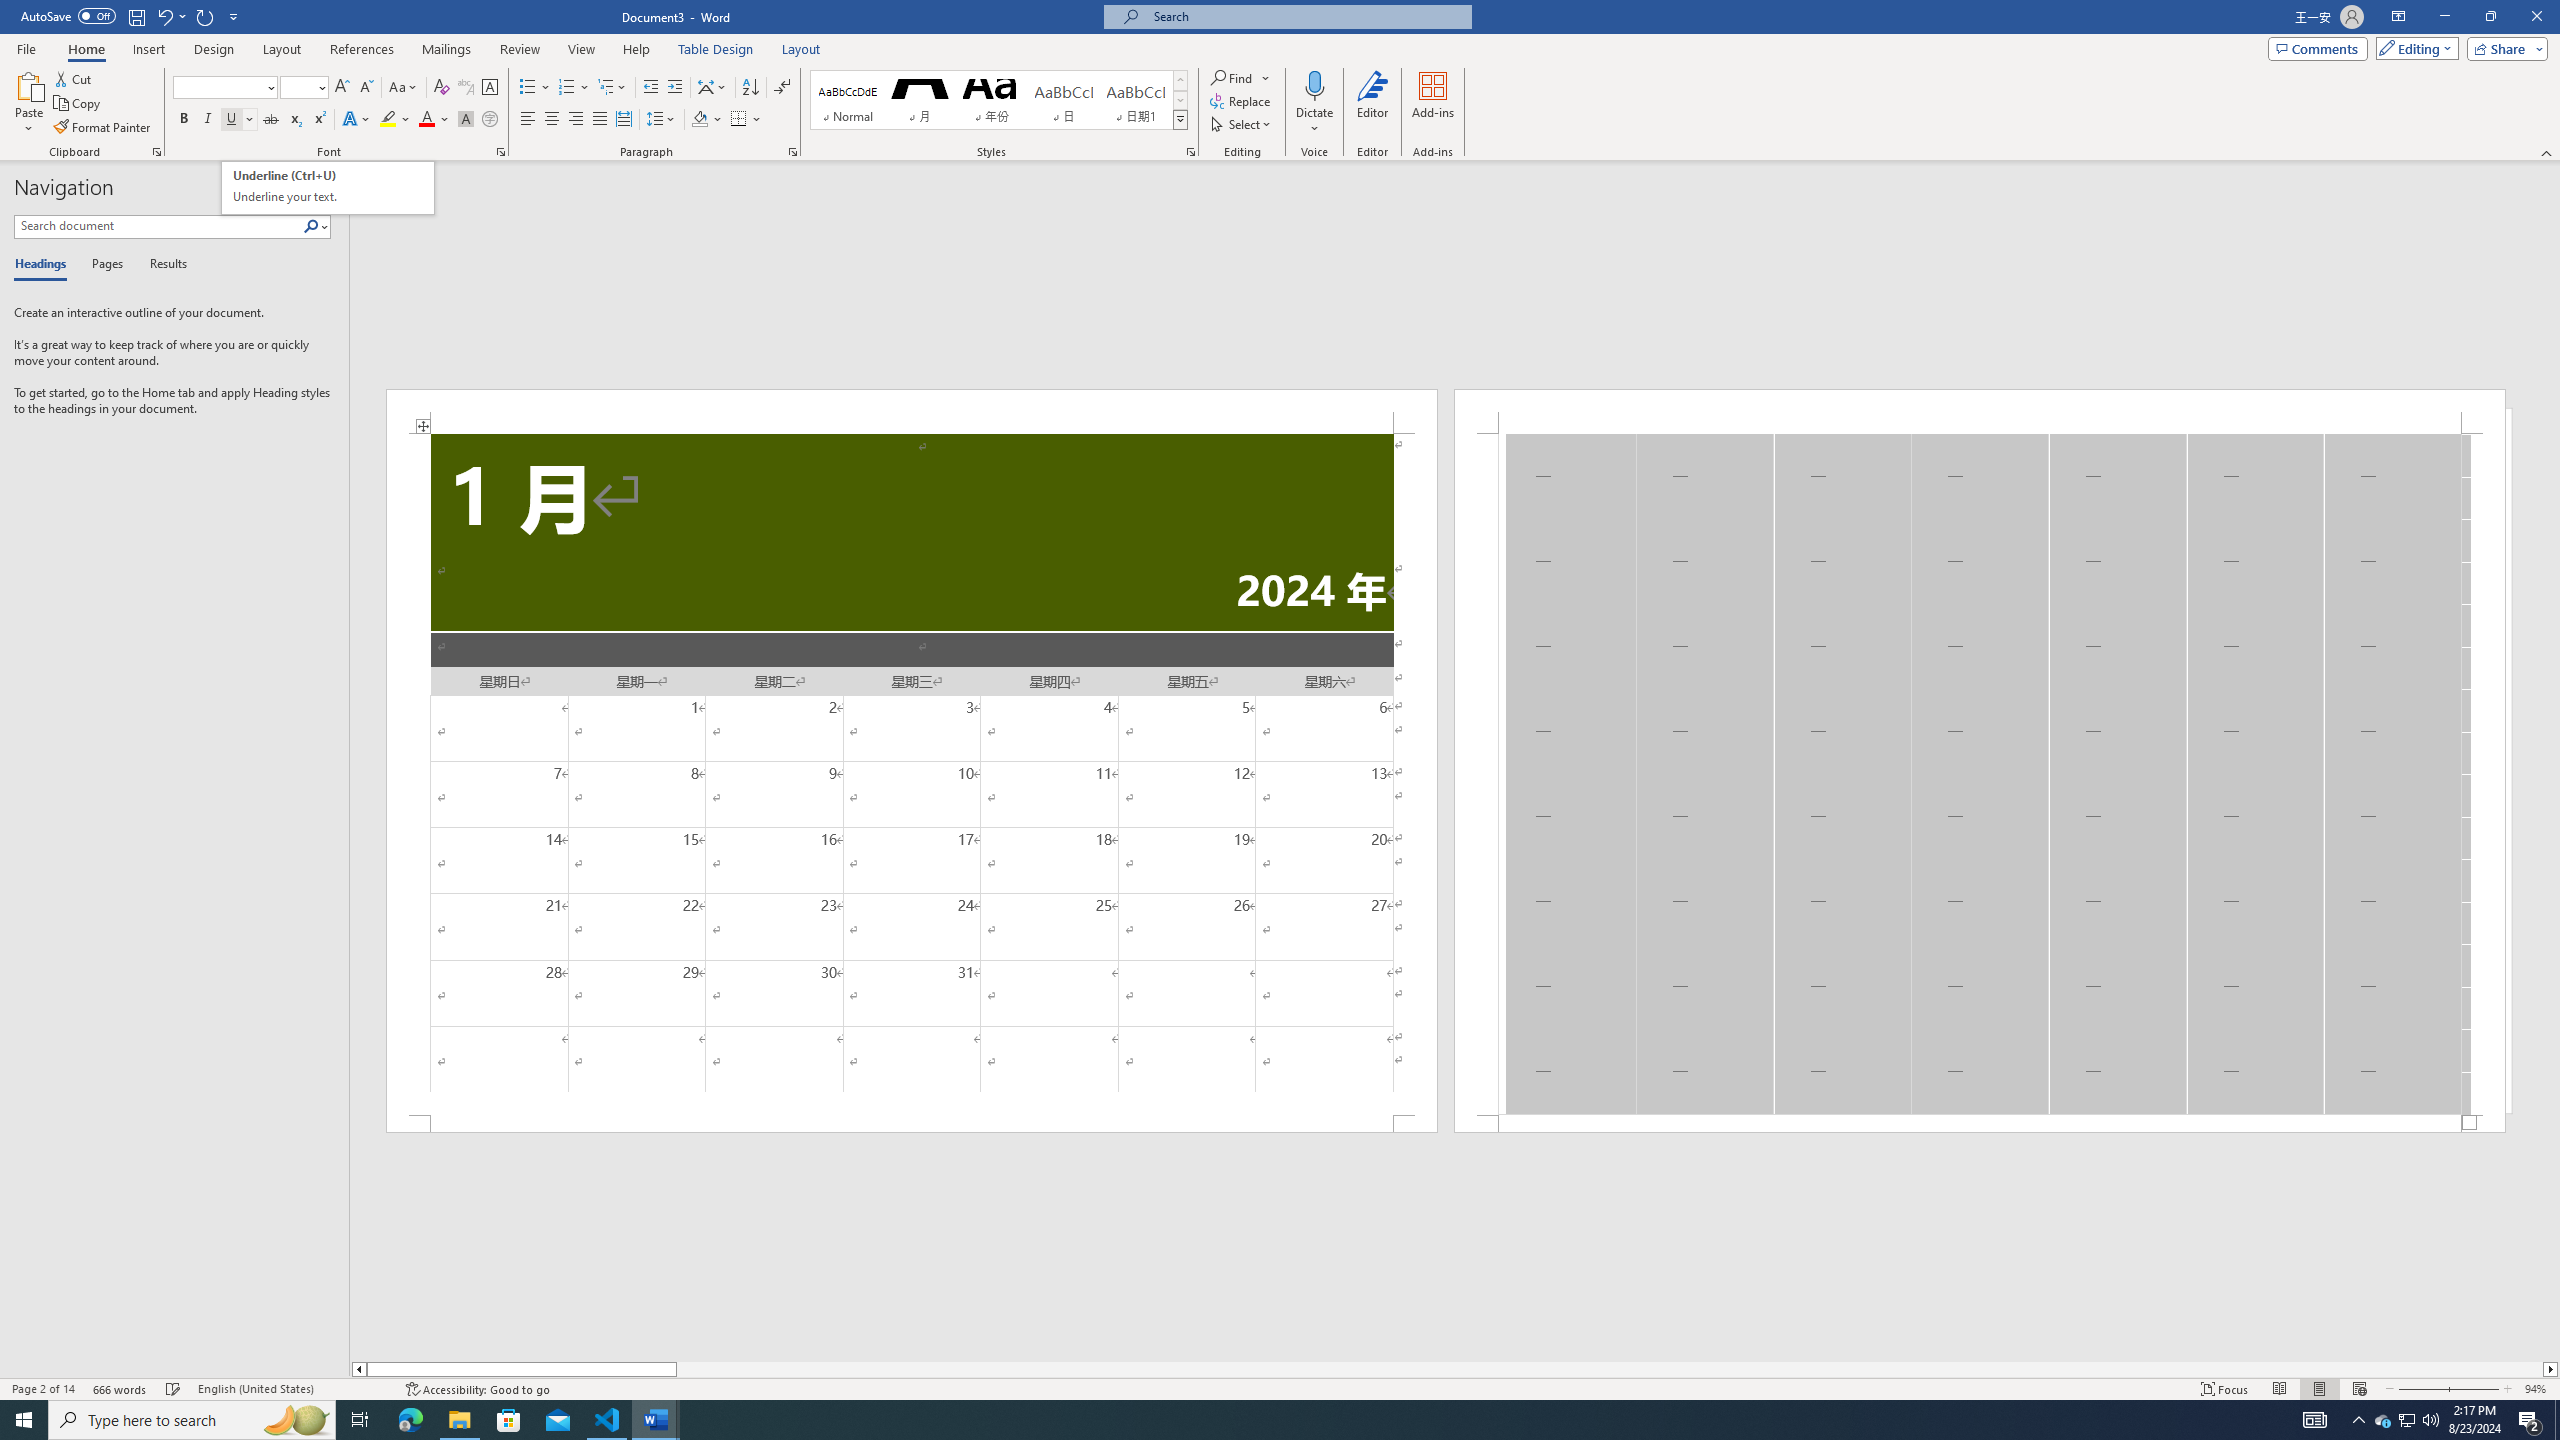 The image size is (2560, 1440). What do you see at coordinates (290, 1389) in the screenshot?
I see `'Language English (United States)'` at bounding box center [290, 1389].